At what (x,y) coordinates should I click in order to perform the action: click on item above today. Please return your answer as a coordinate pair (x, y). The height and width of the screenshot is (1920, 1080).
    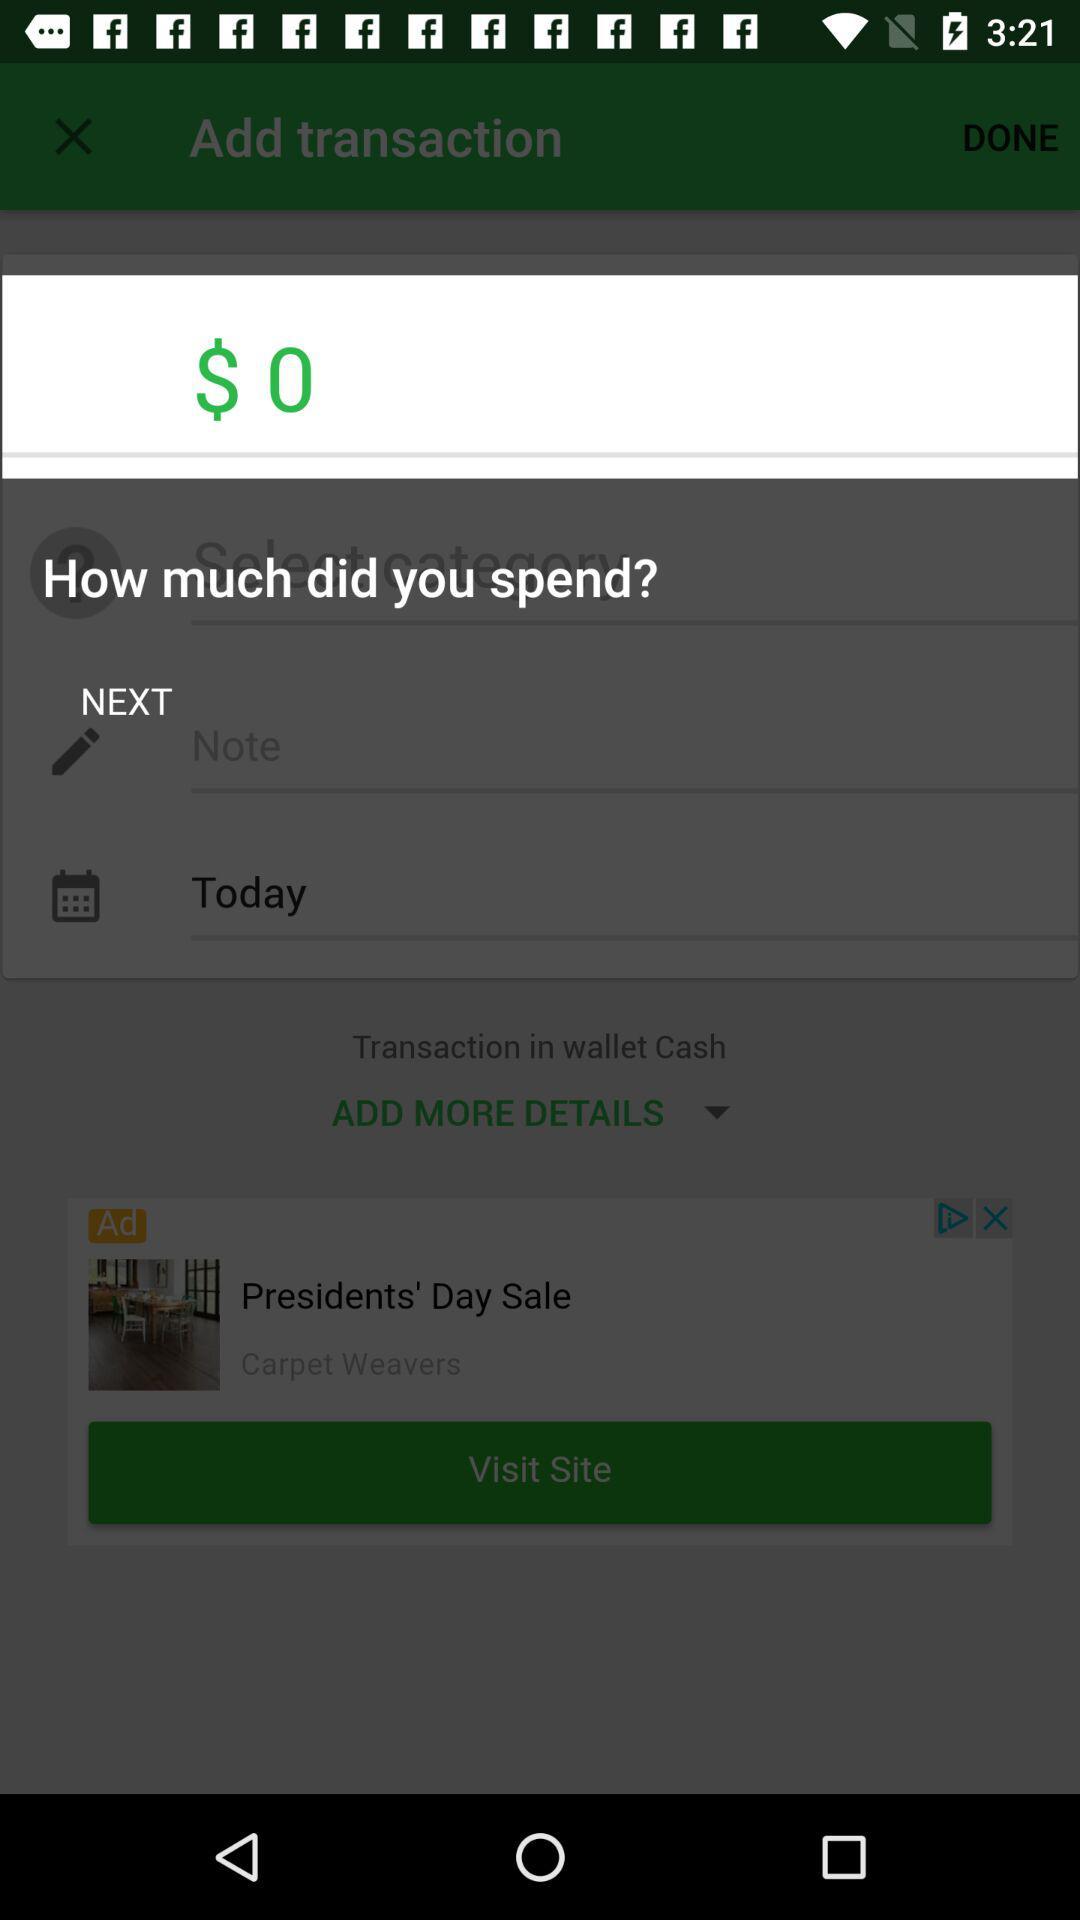
    Looking at the image, I should click on (126, 700).